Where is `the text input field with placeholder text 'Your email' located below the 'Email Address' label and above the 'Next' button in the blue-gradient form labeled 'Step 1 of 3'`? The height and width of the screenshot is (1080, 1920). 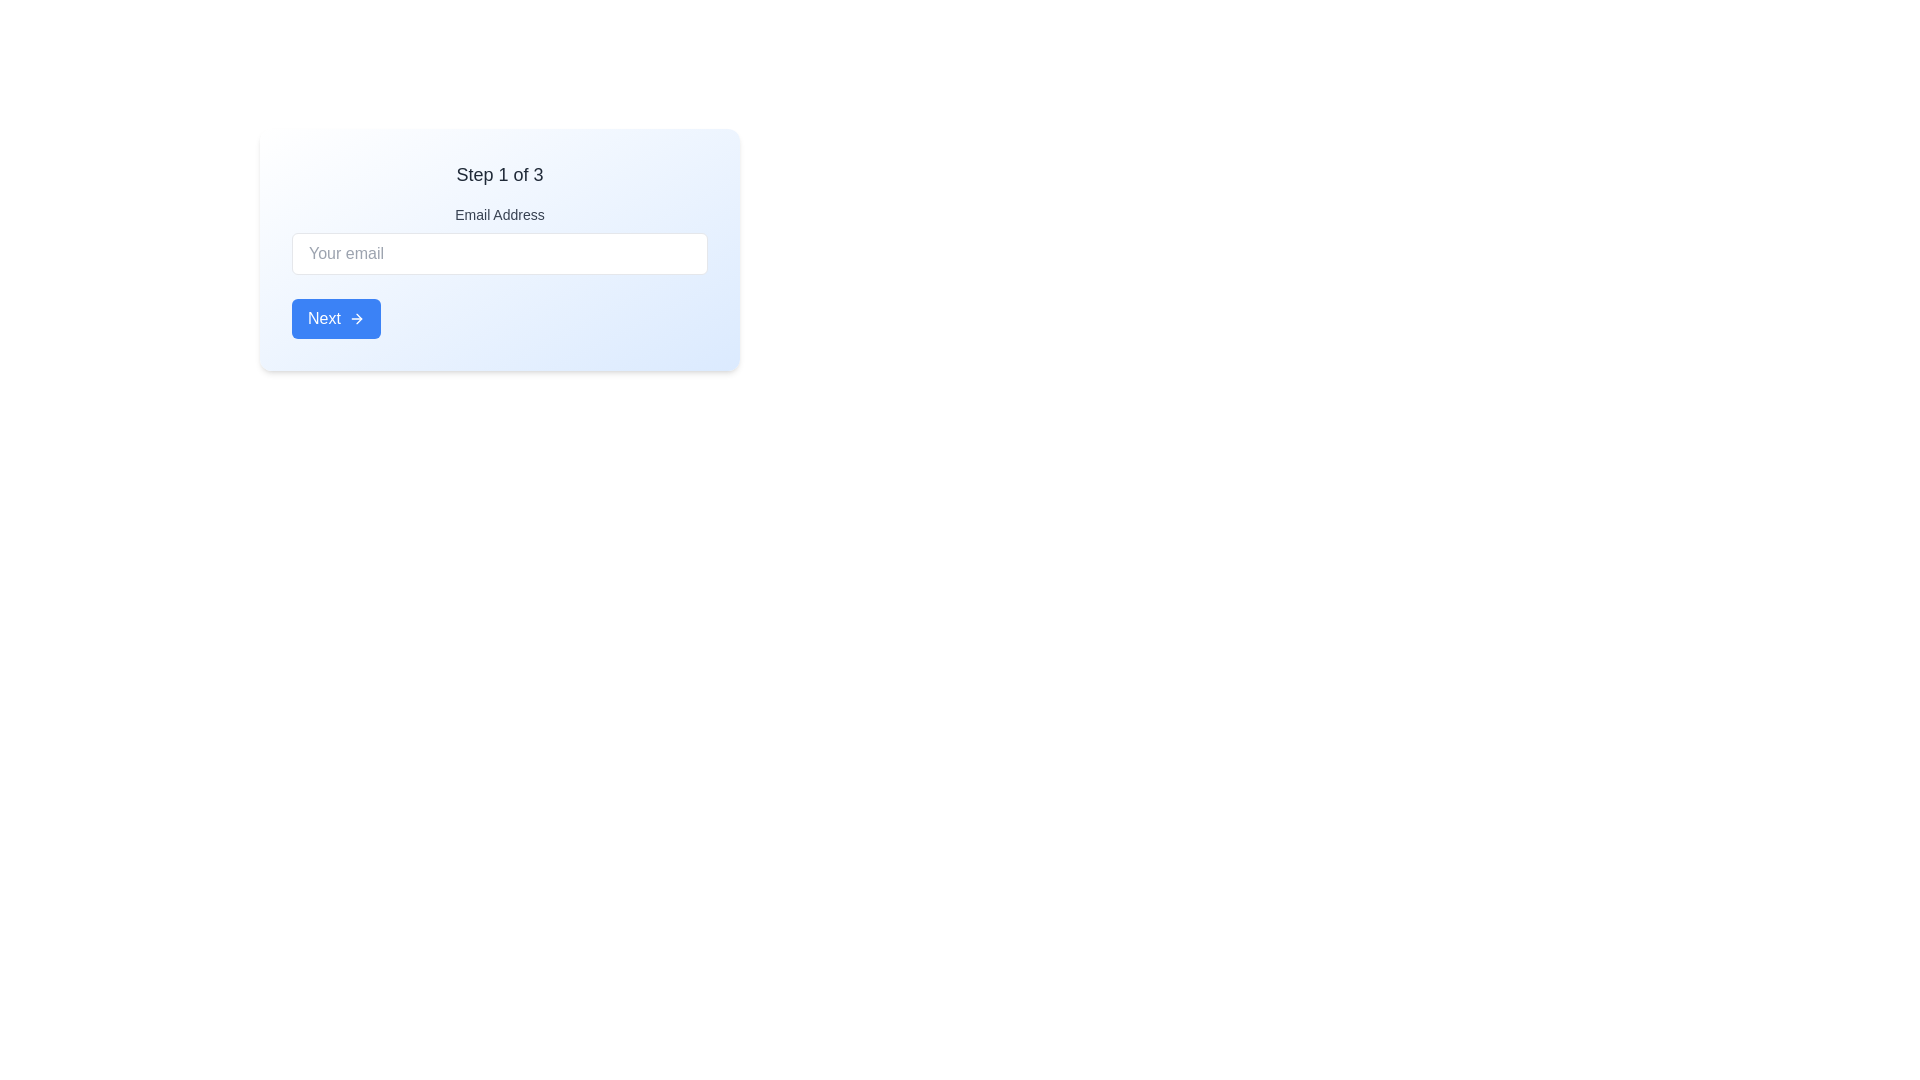
the text input field with placeholder text 'Your email' located below the 'Email Address' label and above the 'Next' button in the blue-gradient form labeled 'Step 1 of 3' is located at coordinates (499, 249).